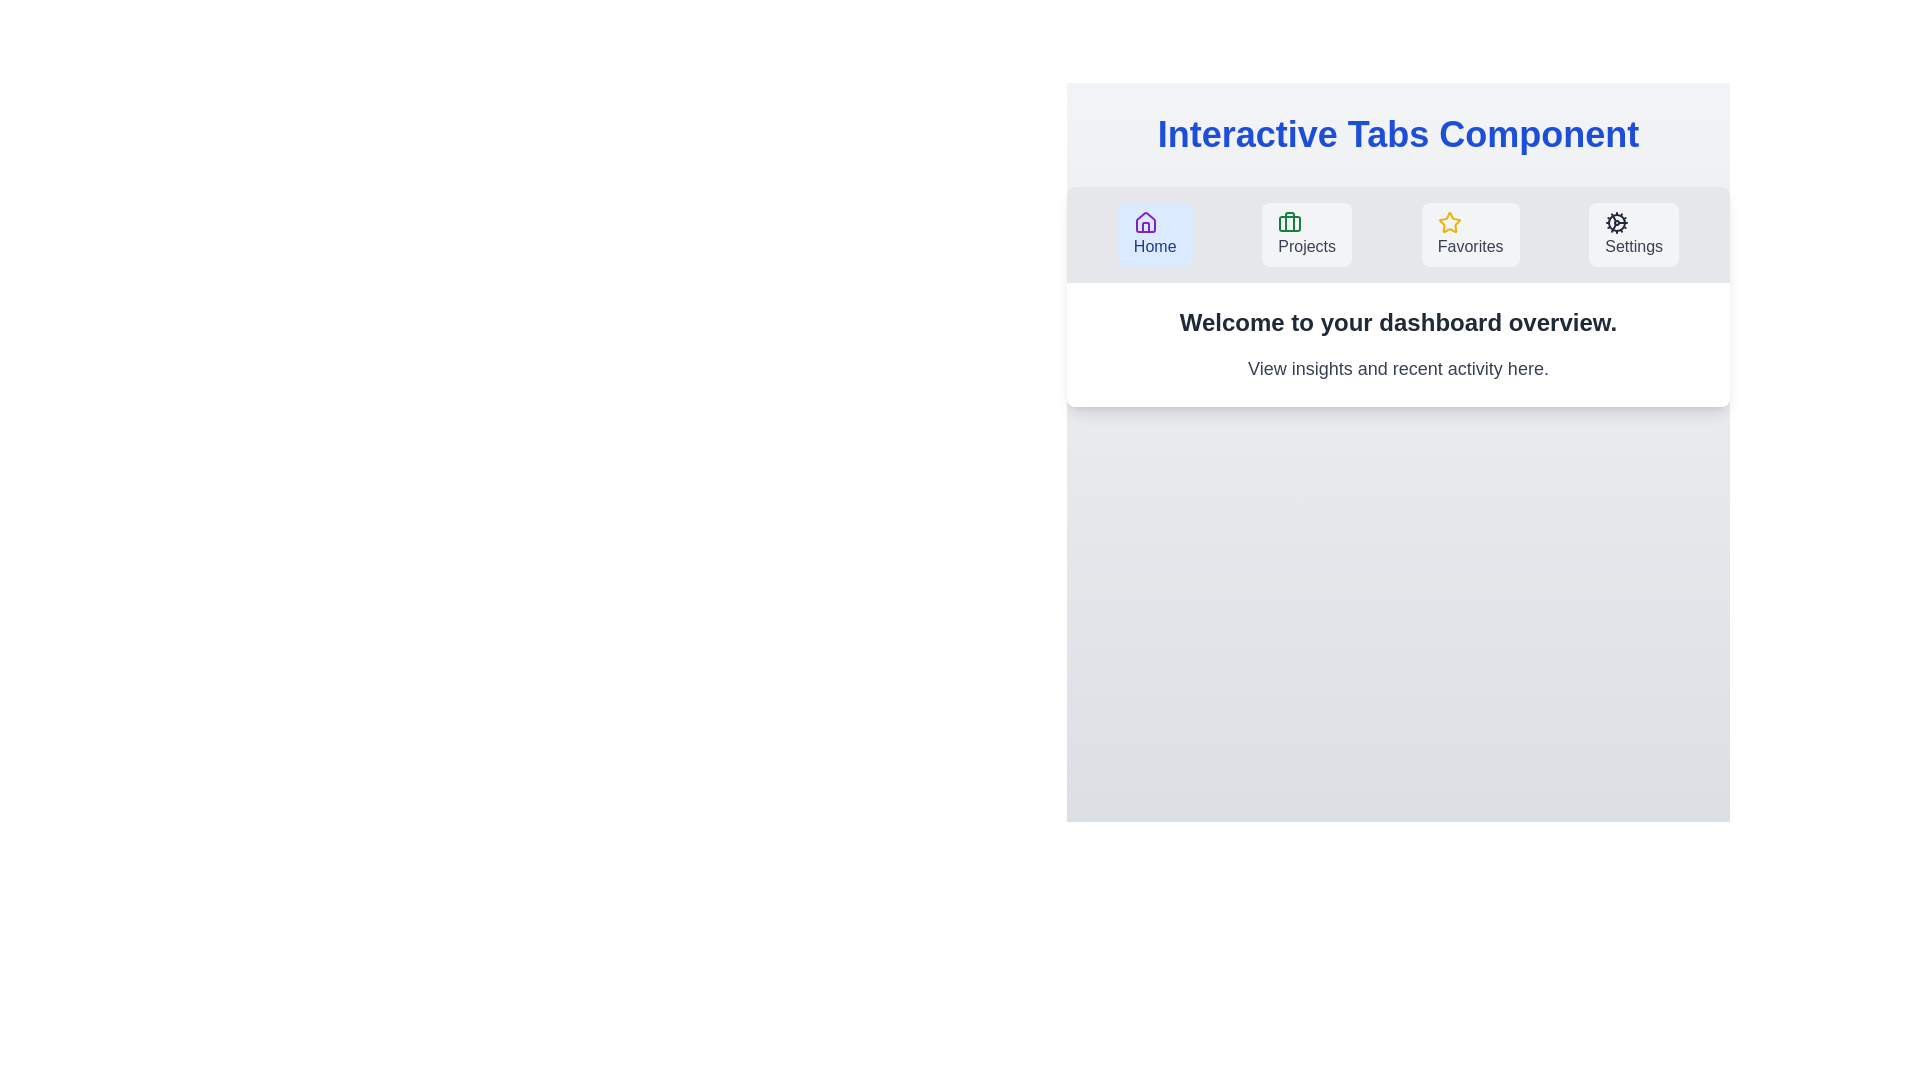 This screenshot has height=1080, width=1920. What do you see at coordinates (1145, 223) in the screenshot?
I see `the icon corresponding to the Home tab` at bounding box center [1145, 223].